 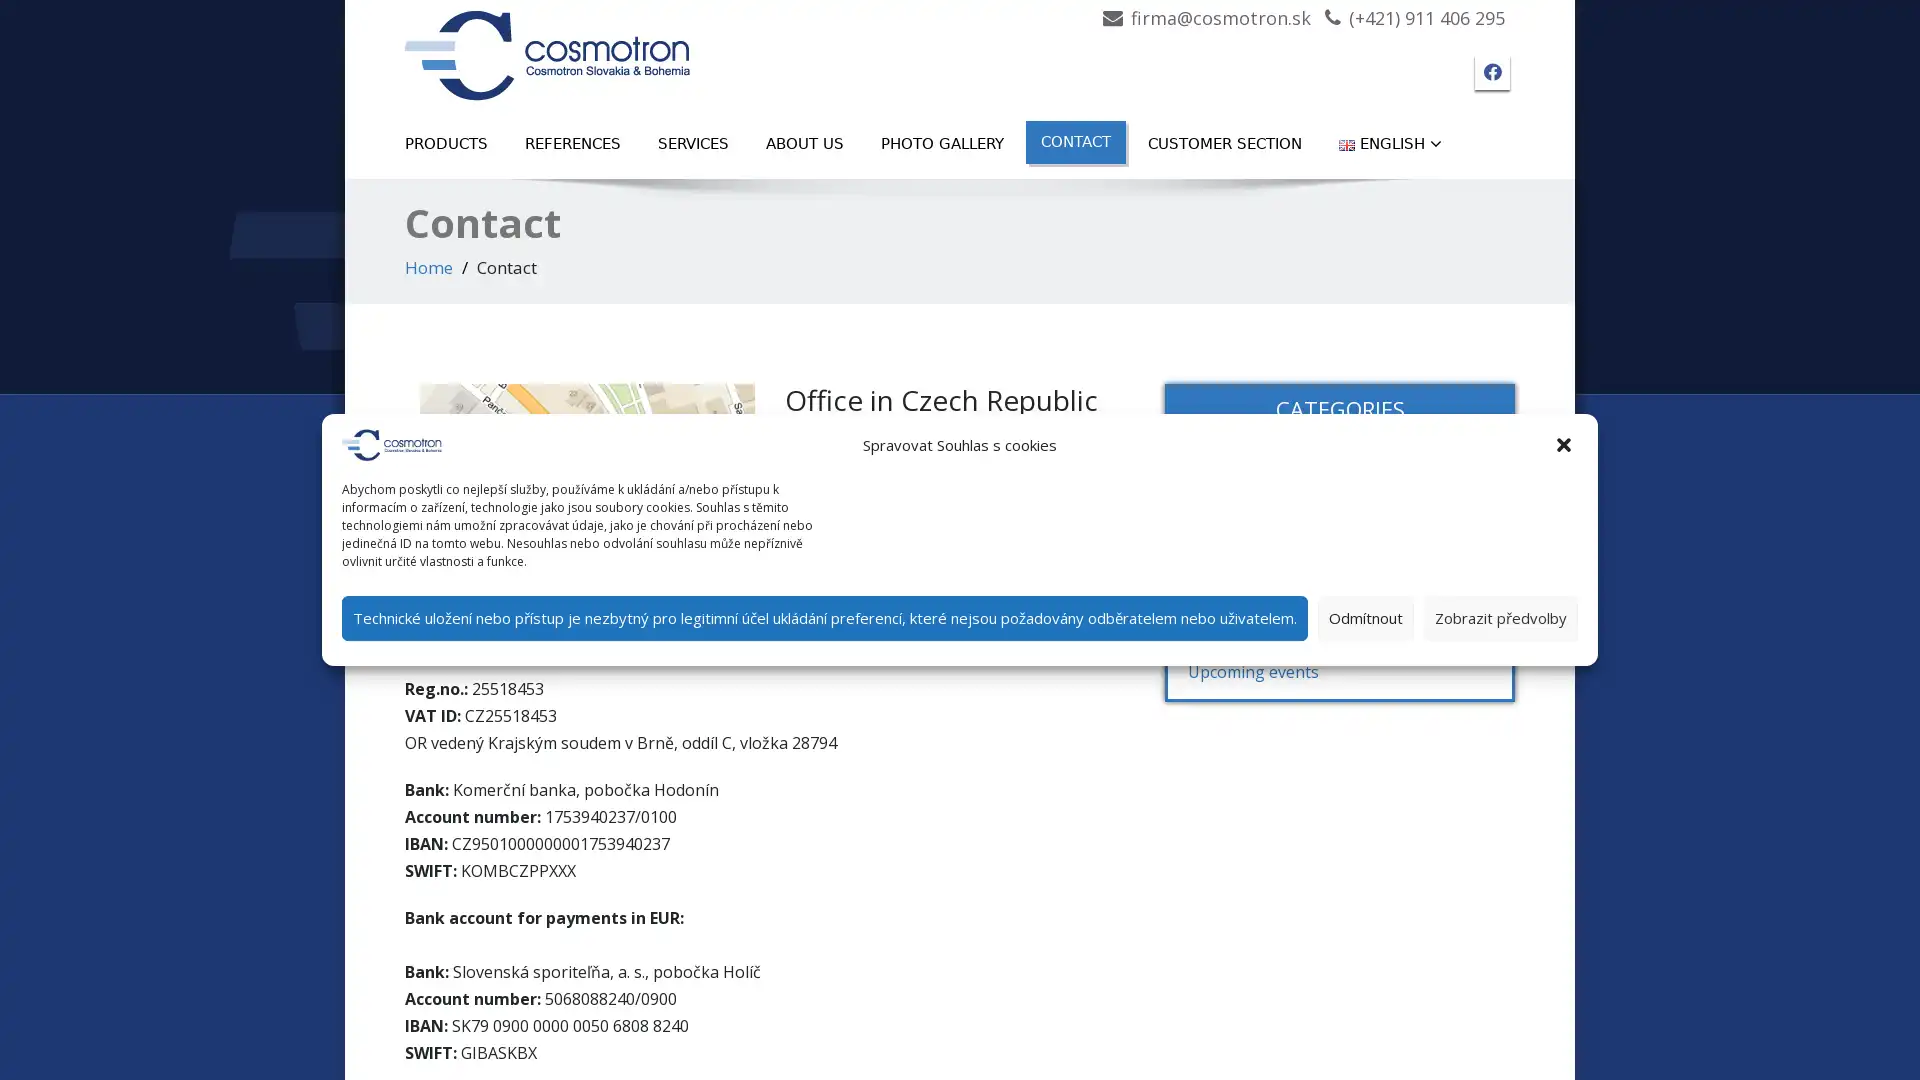 I want to click on Zobrazit predvolby, so click(x=1501, y=616).